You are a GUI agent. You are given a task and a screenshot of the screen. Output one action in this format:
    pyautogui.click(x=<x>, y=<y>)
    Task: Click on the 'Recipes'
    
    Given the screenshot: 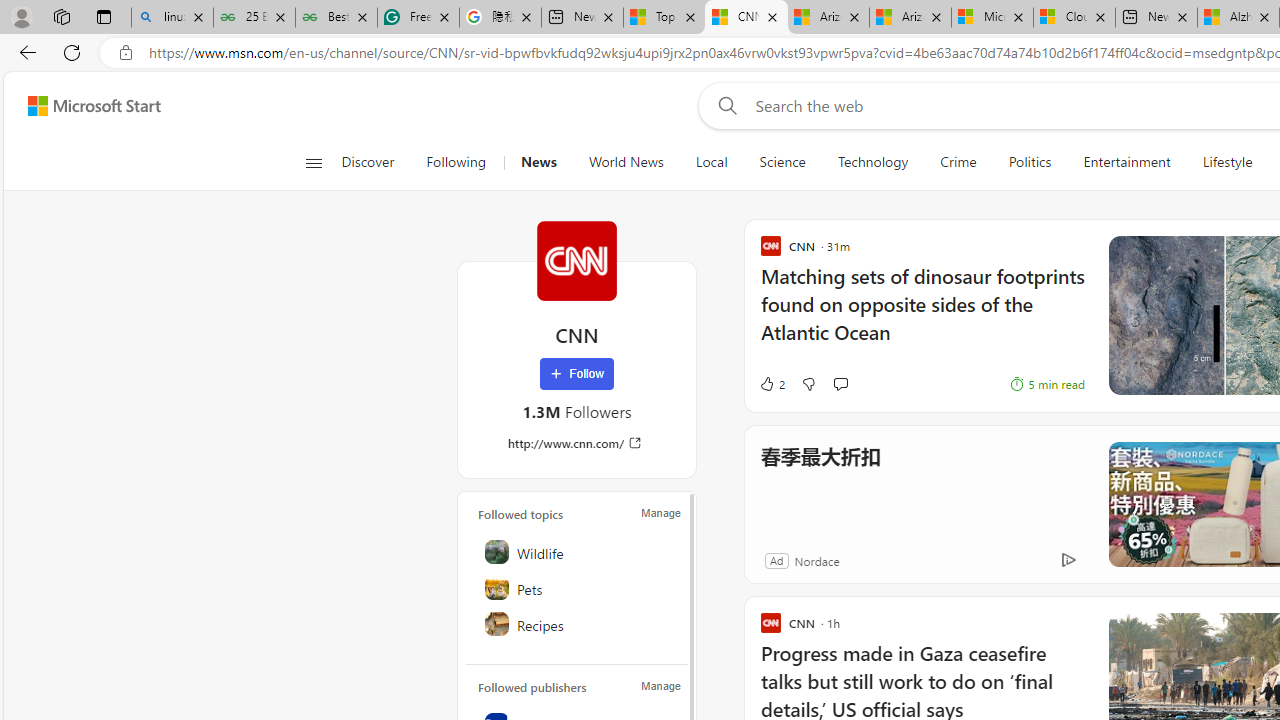 What is the action you would take?
    pyautogui.click(x=577, y=622)
    